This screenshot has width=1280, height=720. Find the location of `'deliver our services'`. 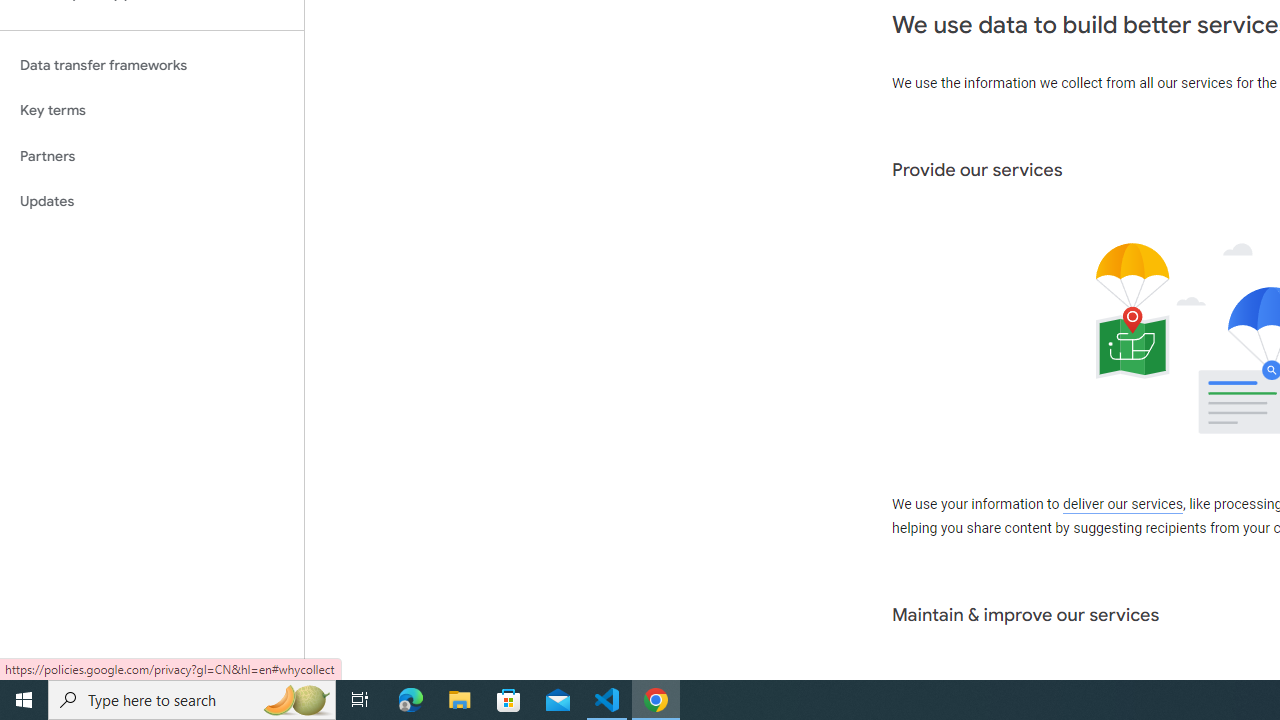

'deliver our services' is located at coordinates (1122, 504).